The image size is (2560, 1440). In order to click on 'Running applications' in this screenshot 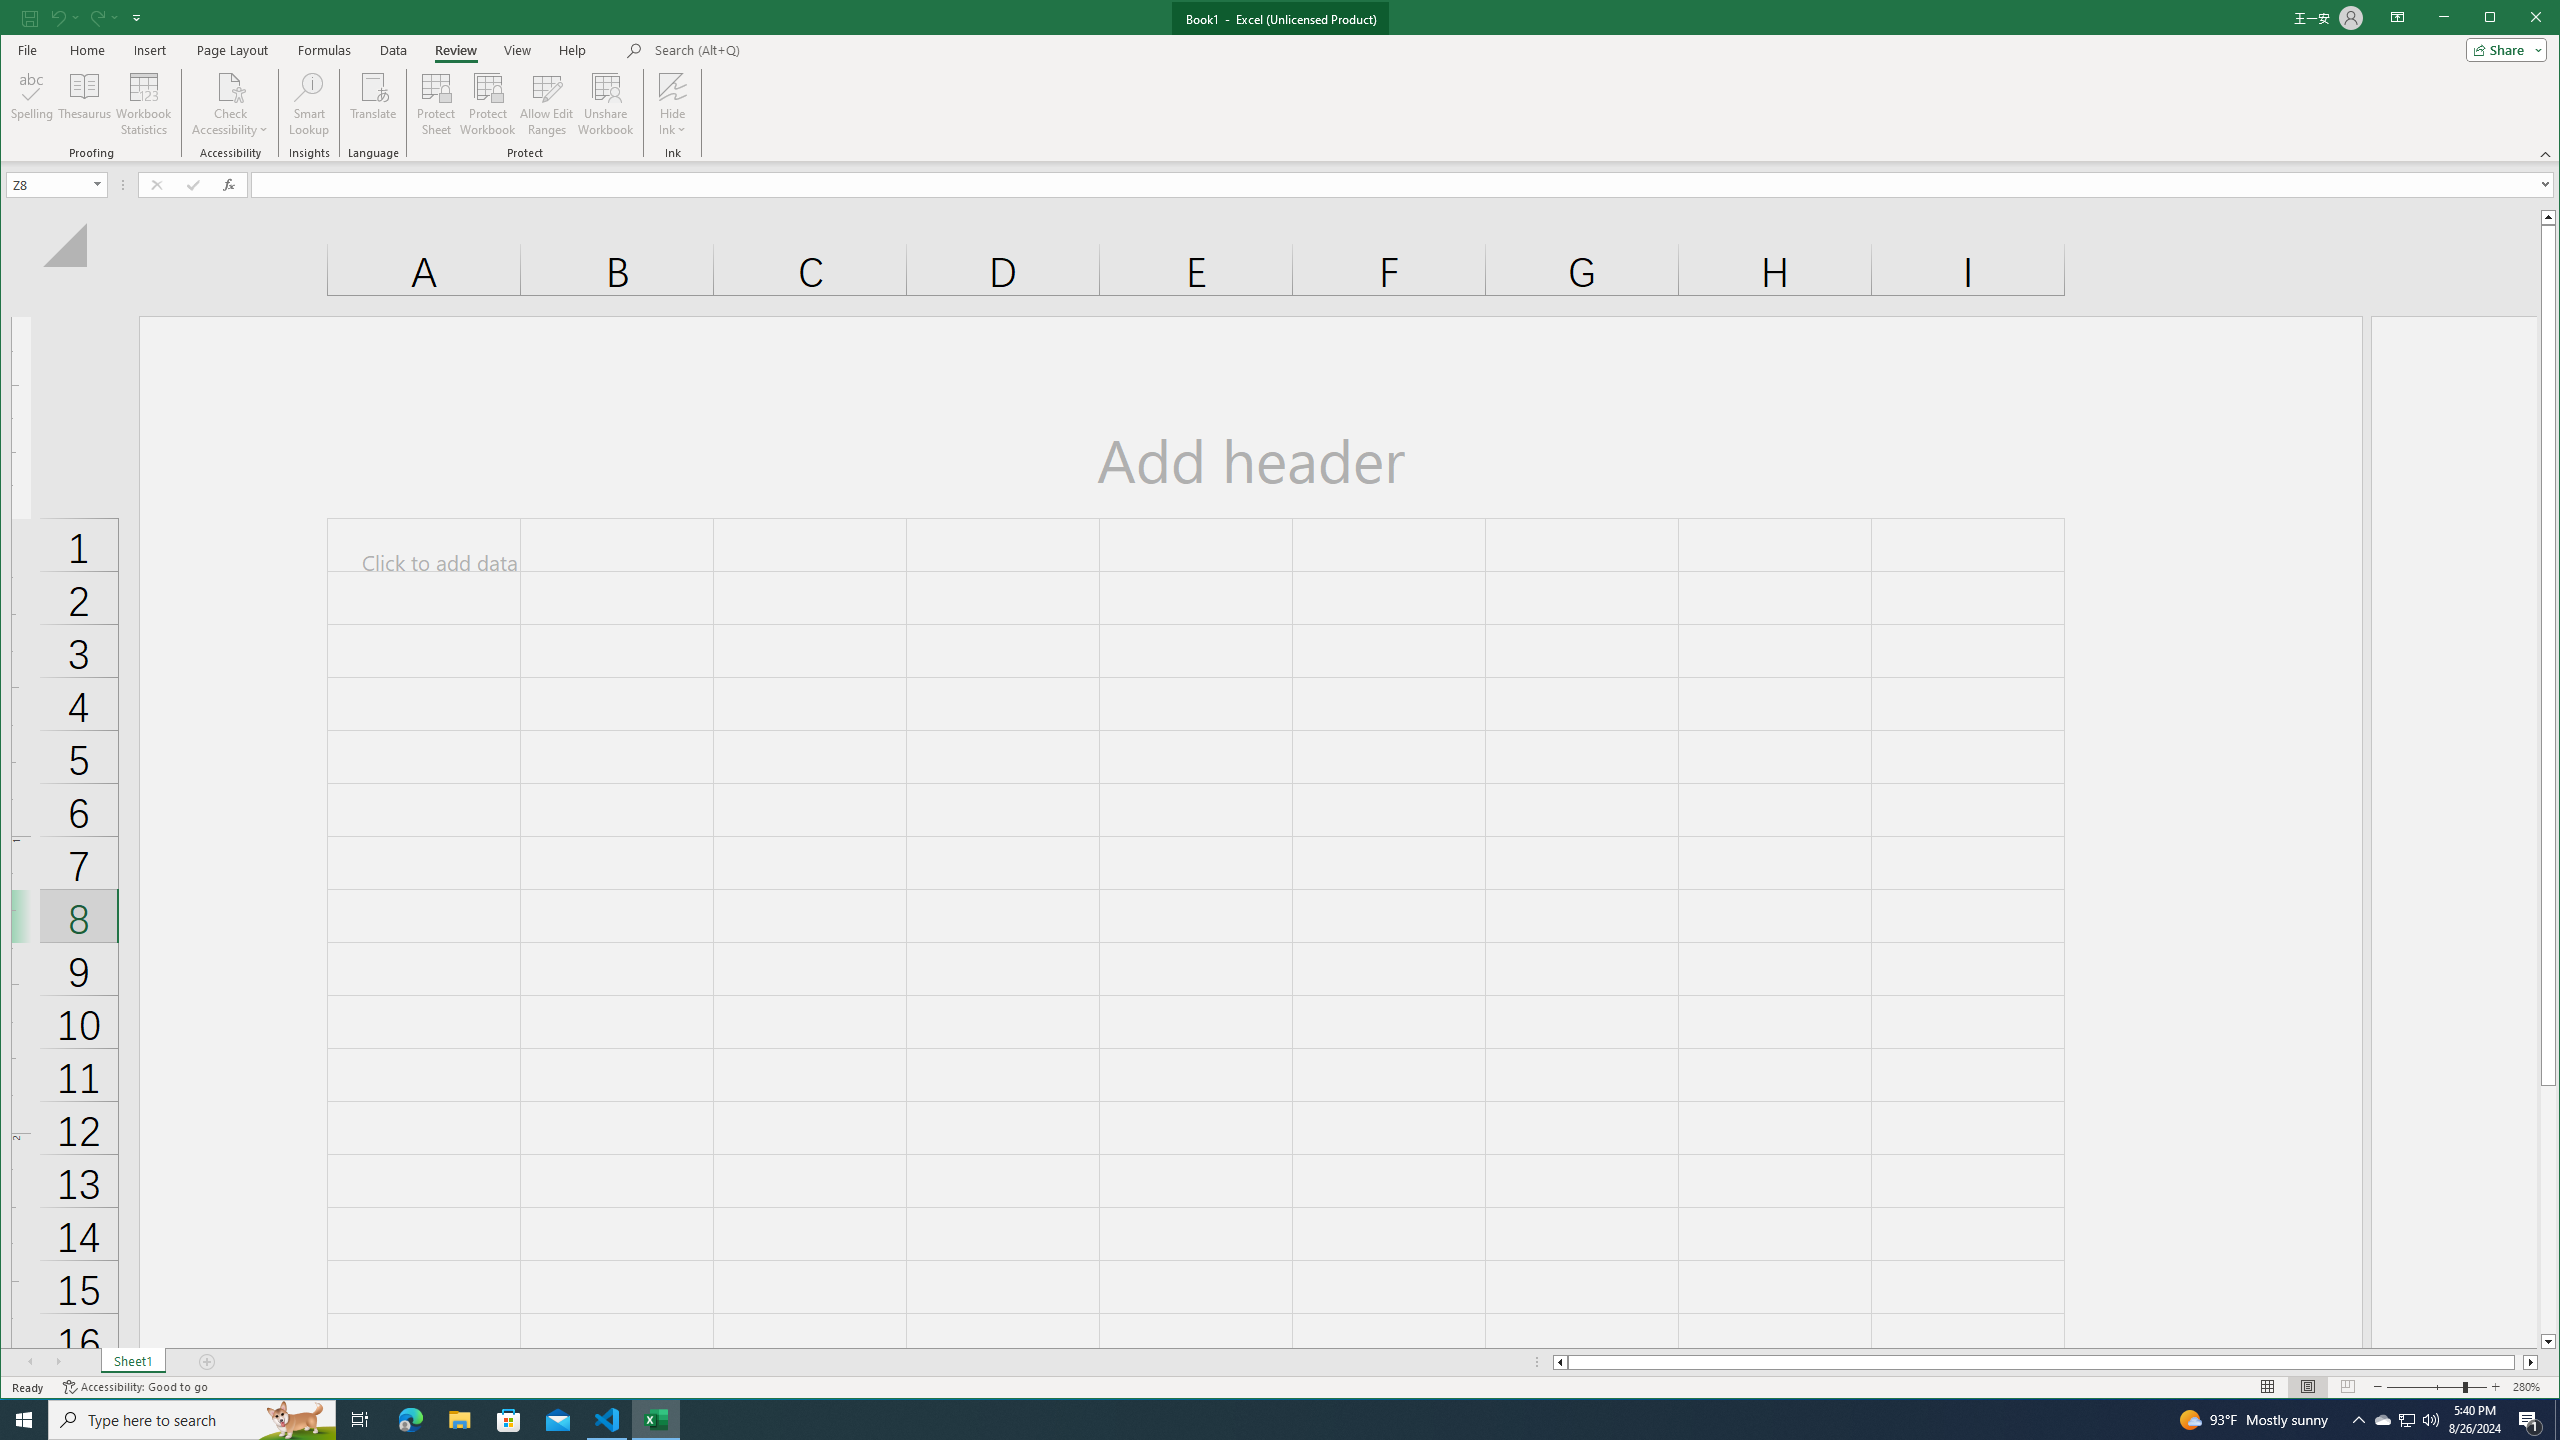, I will do `click(1261, 1418)`.